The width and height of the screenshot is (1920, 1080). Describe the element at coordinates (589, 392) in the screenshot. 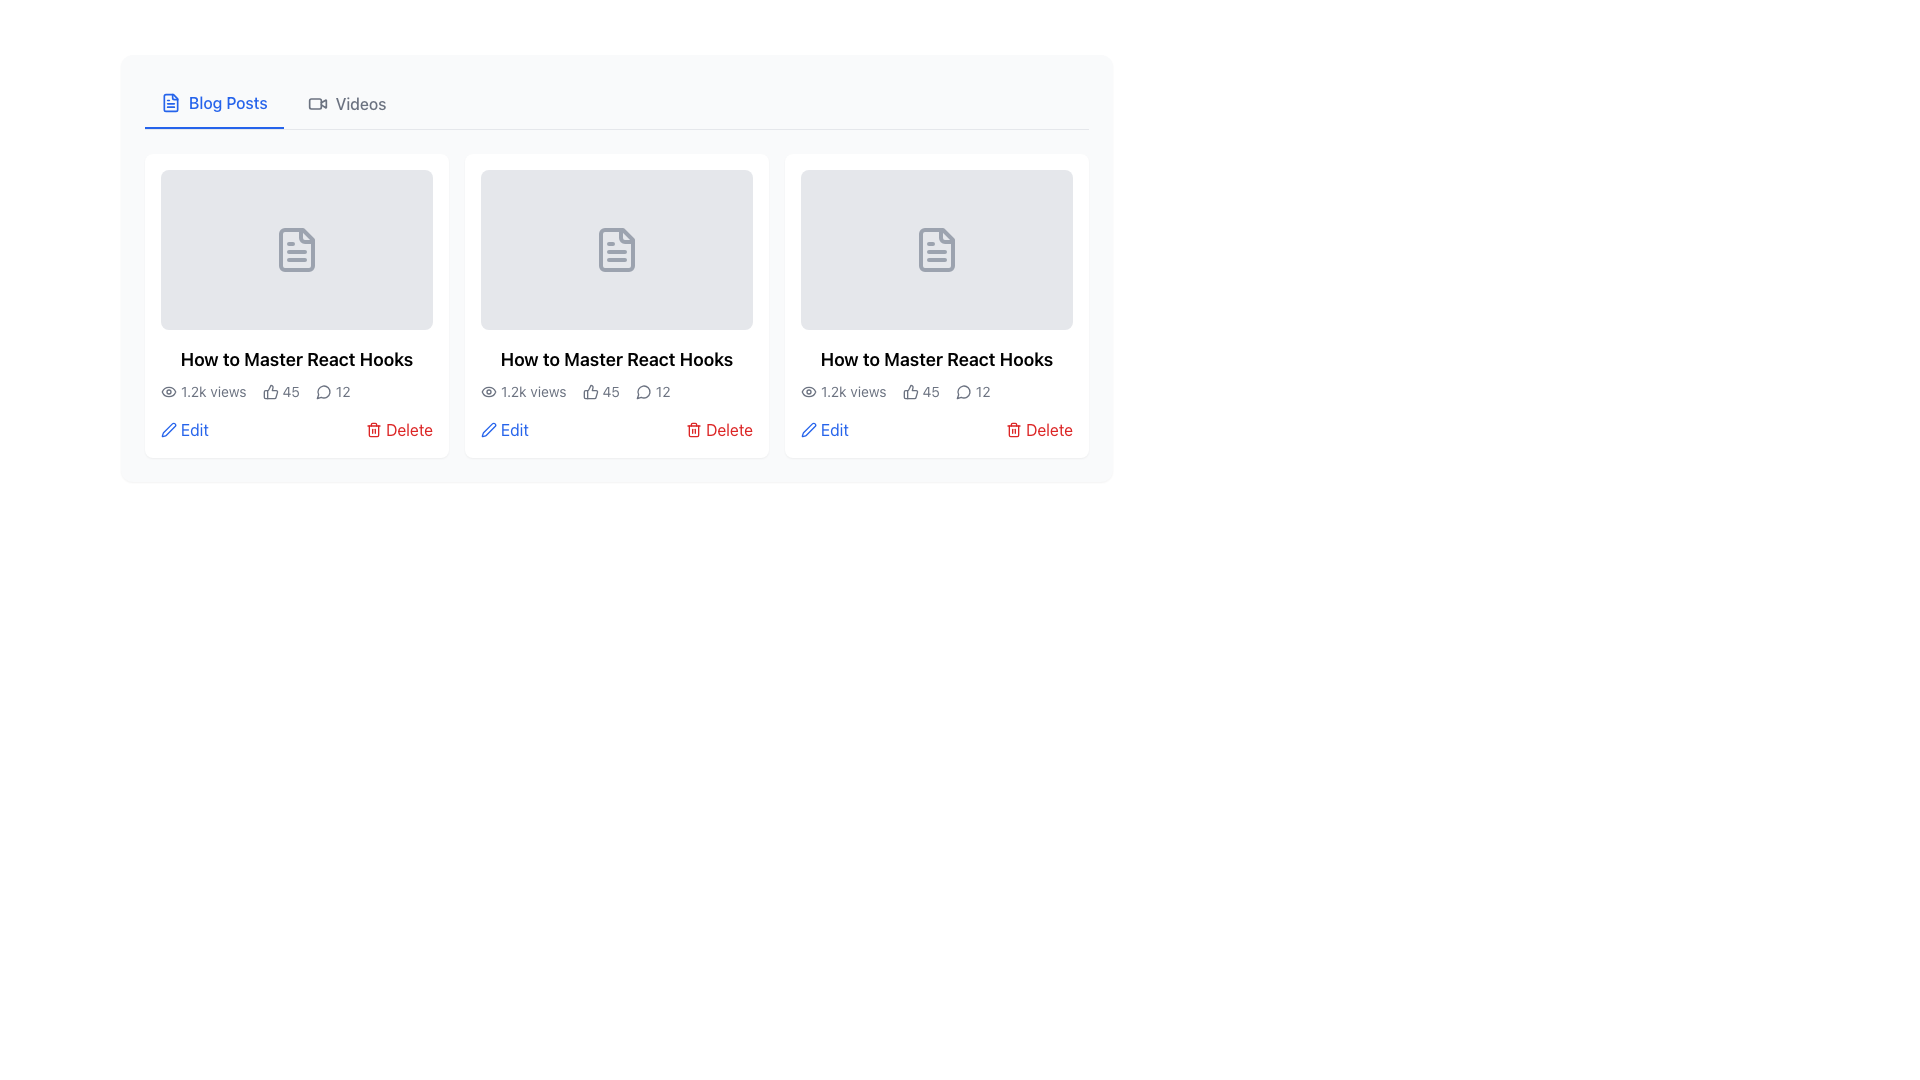

I see `the thumbs-up icon representing likes or approval functions located in the second column of interactive cards under the 'How to Master React Hooks' section` at that location.